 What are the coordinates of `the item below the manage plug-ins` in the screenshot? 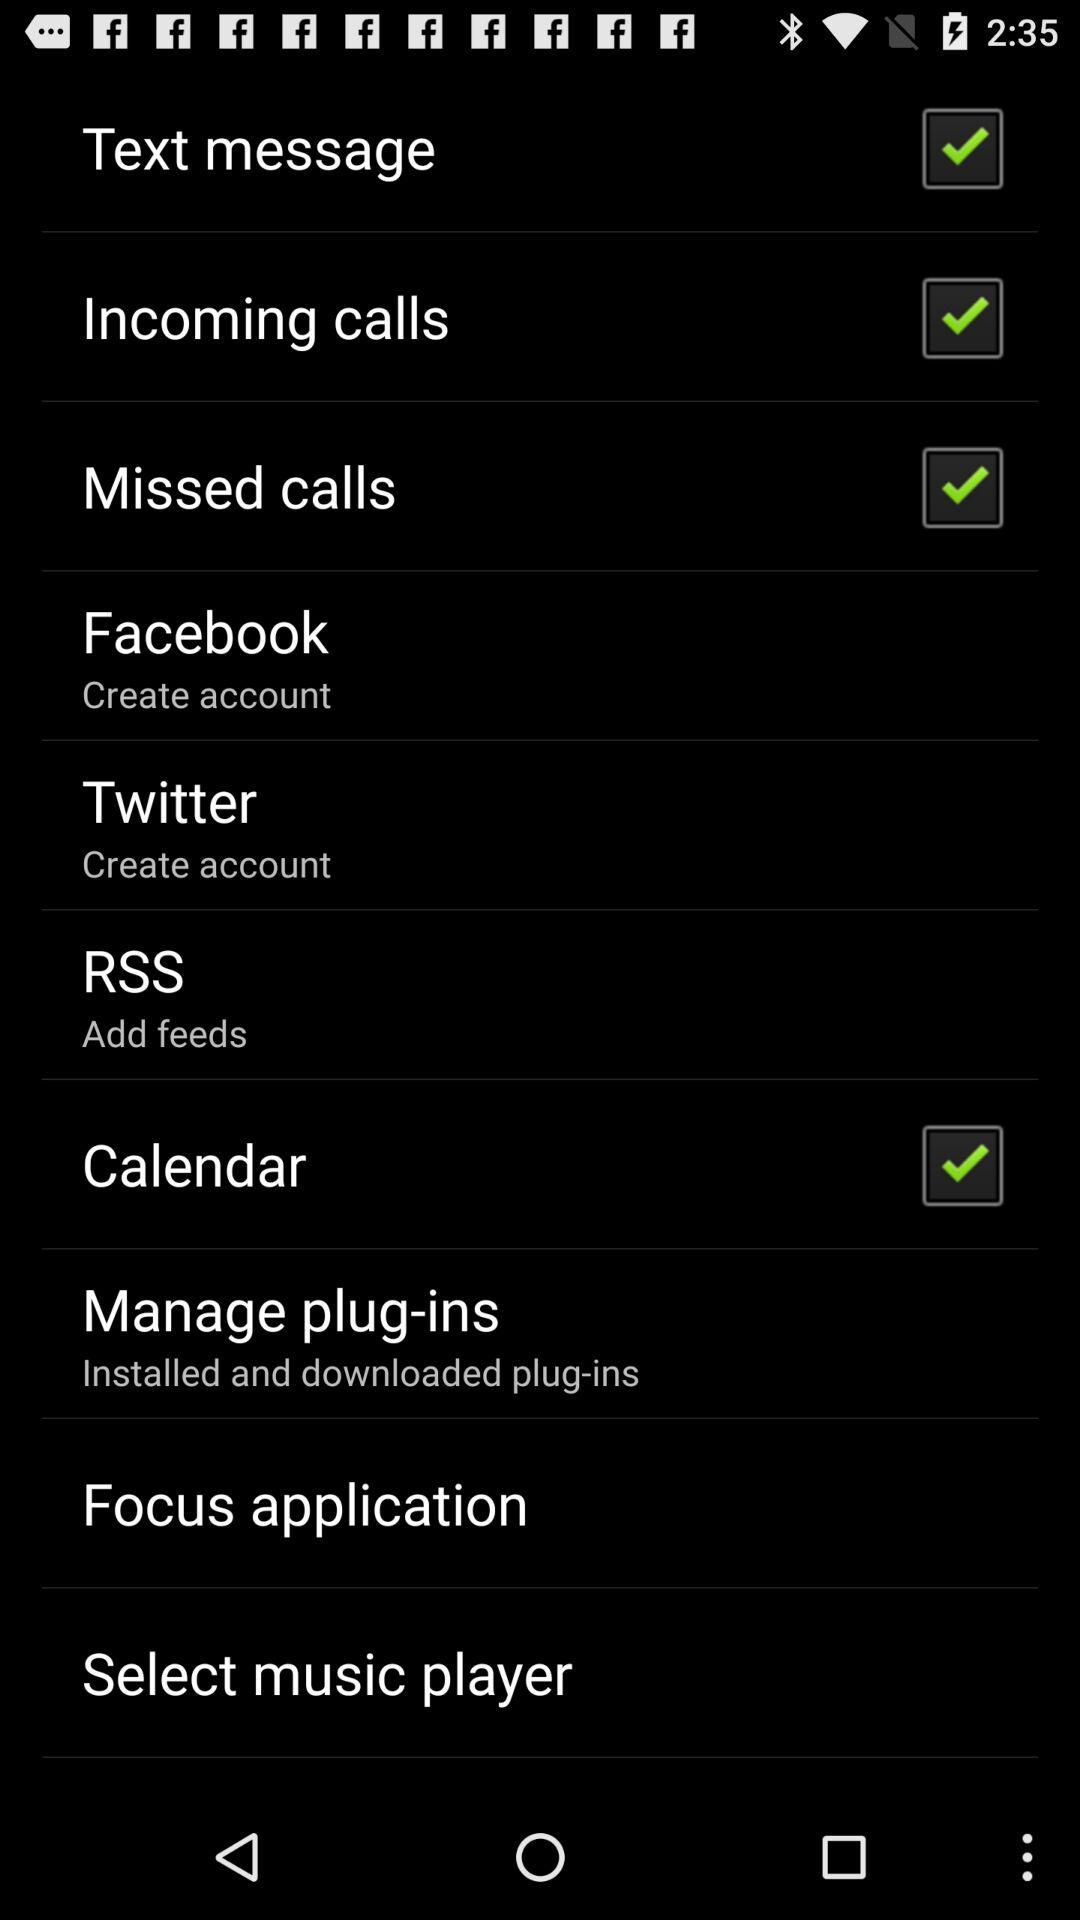 It's located at (360, 1370).